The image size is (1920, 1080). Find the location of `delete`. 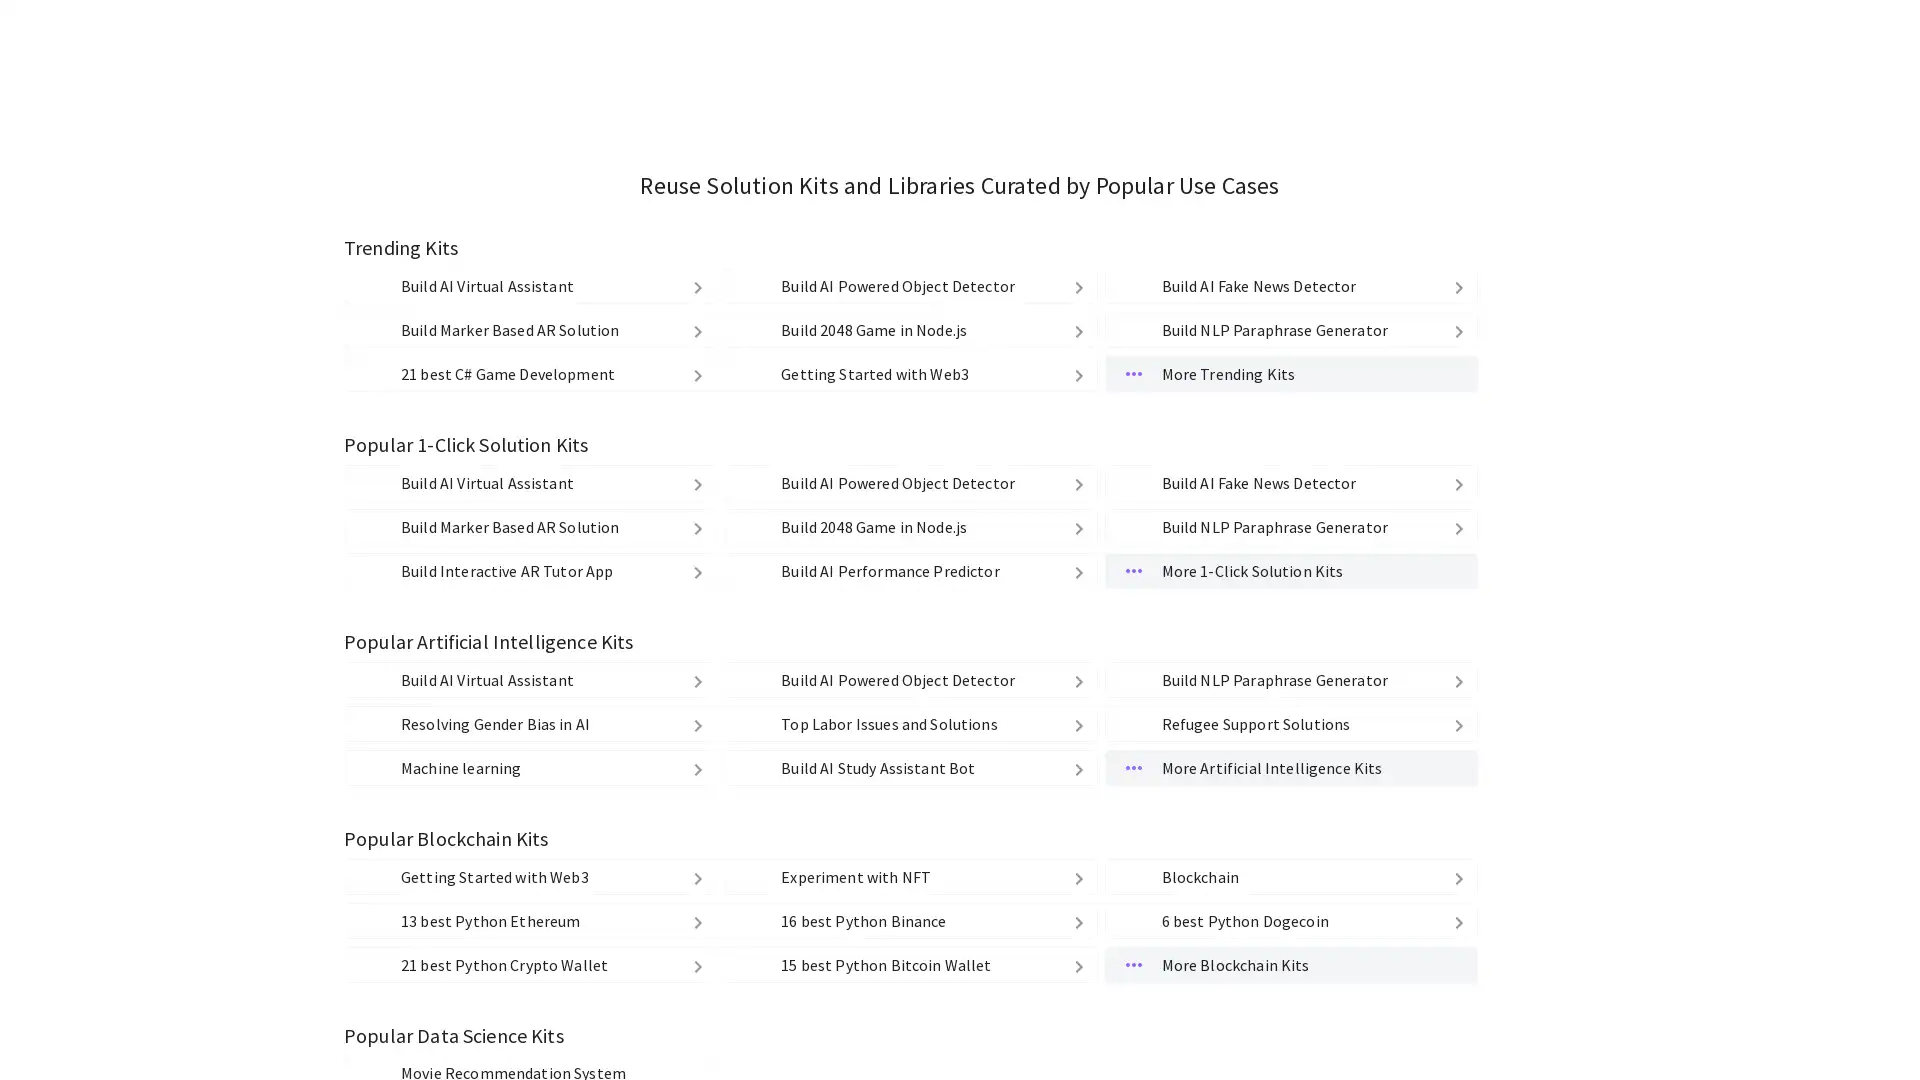

delete is located at coordinates (1429, 833).